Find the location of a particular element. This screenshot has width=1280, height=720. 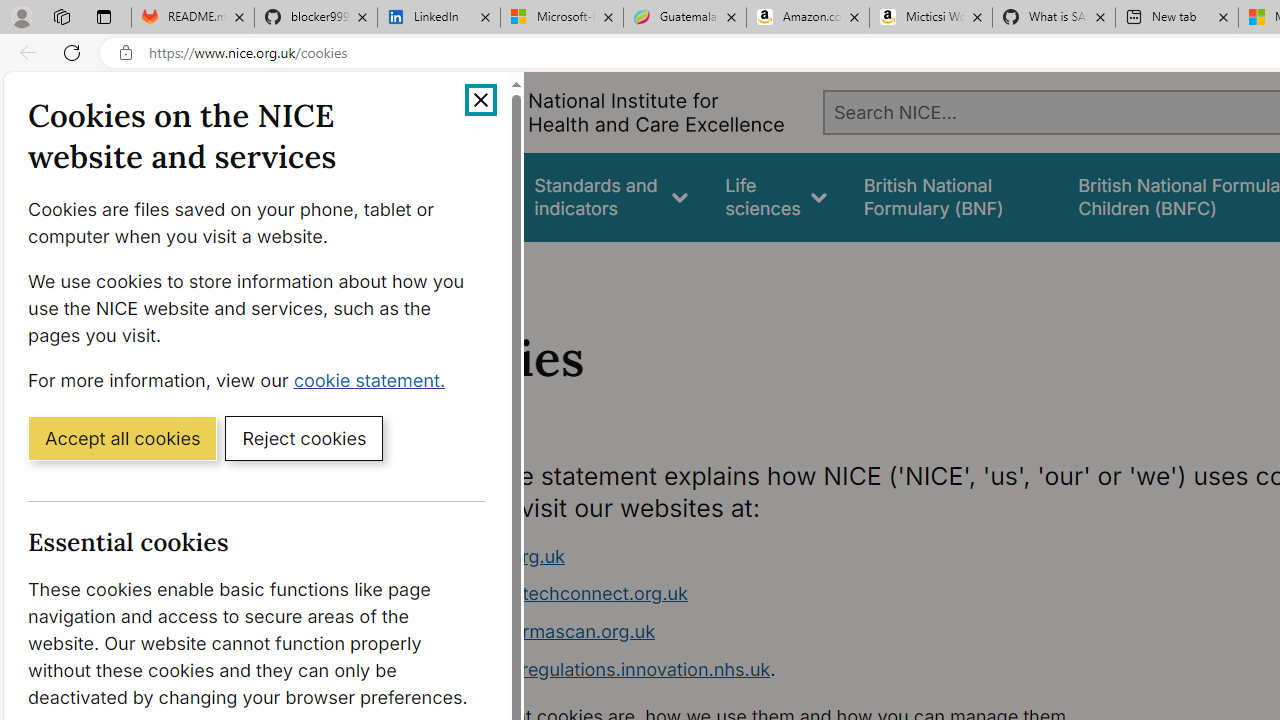

'cookie statement. (Opens in a new window)' is located at coordinates (373, 379).